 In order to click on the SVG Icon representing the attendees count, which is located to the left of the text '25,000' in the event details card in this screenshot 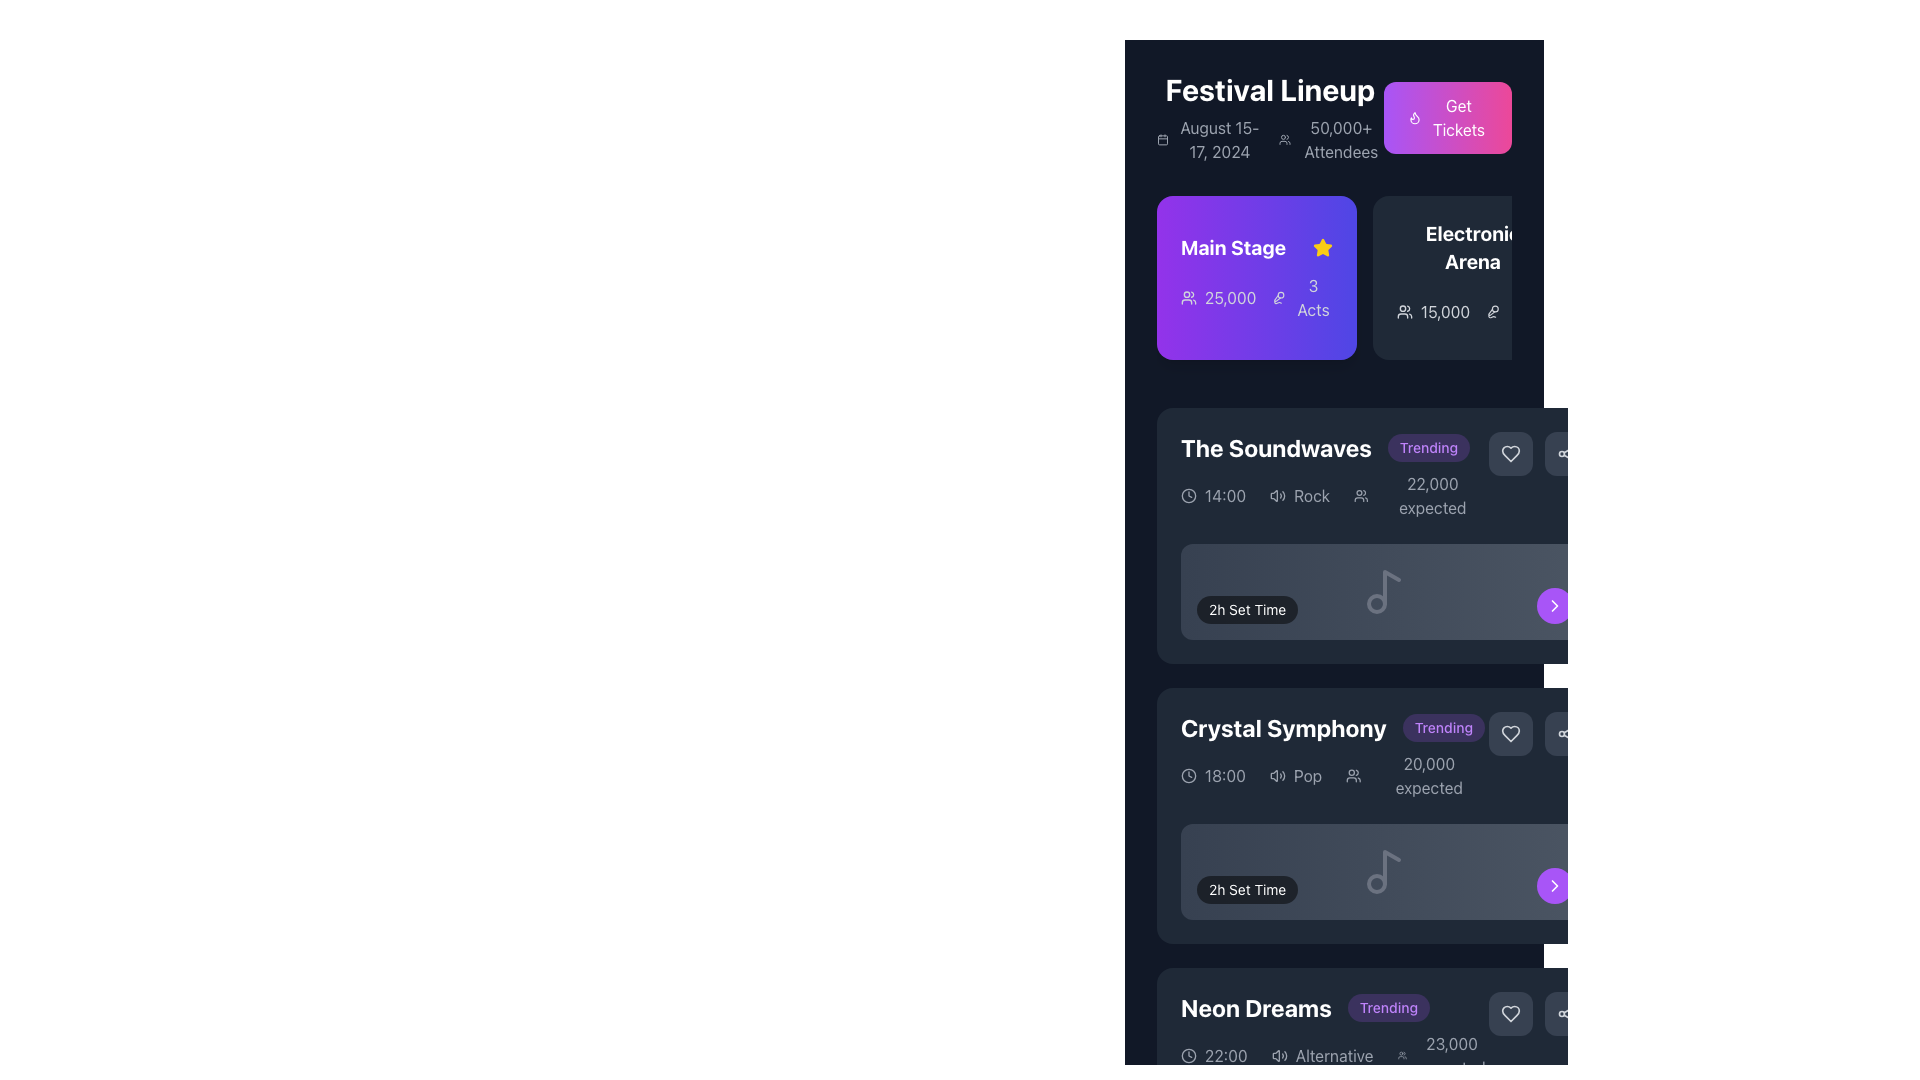, I will do `click(1189, 297)`.